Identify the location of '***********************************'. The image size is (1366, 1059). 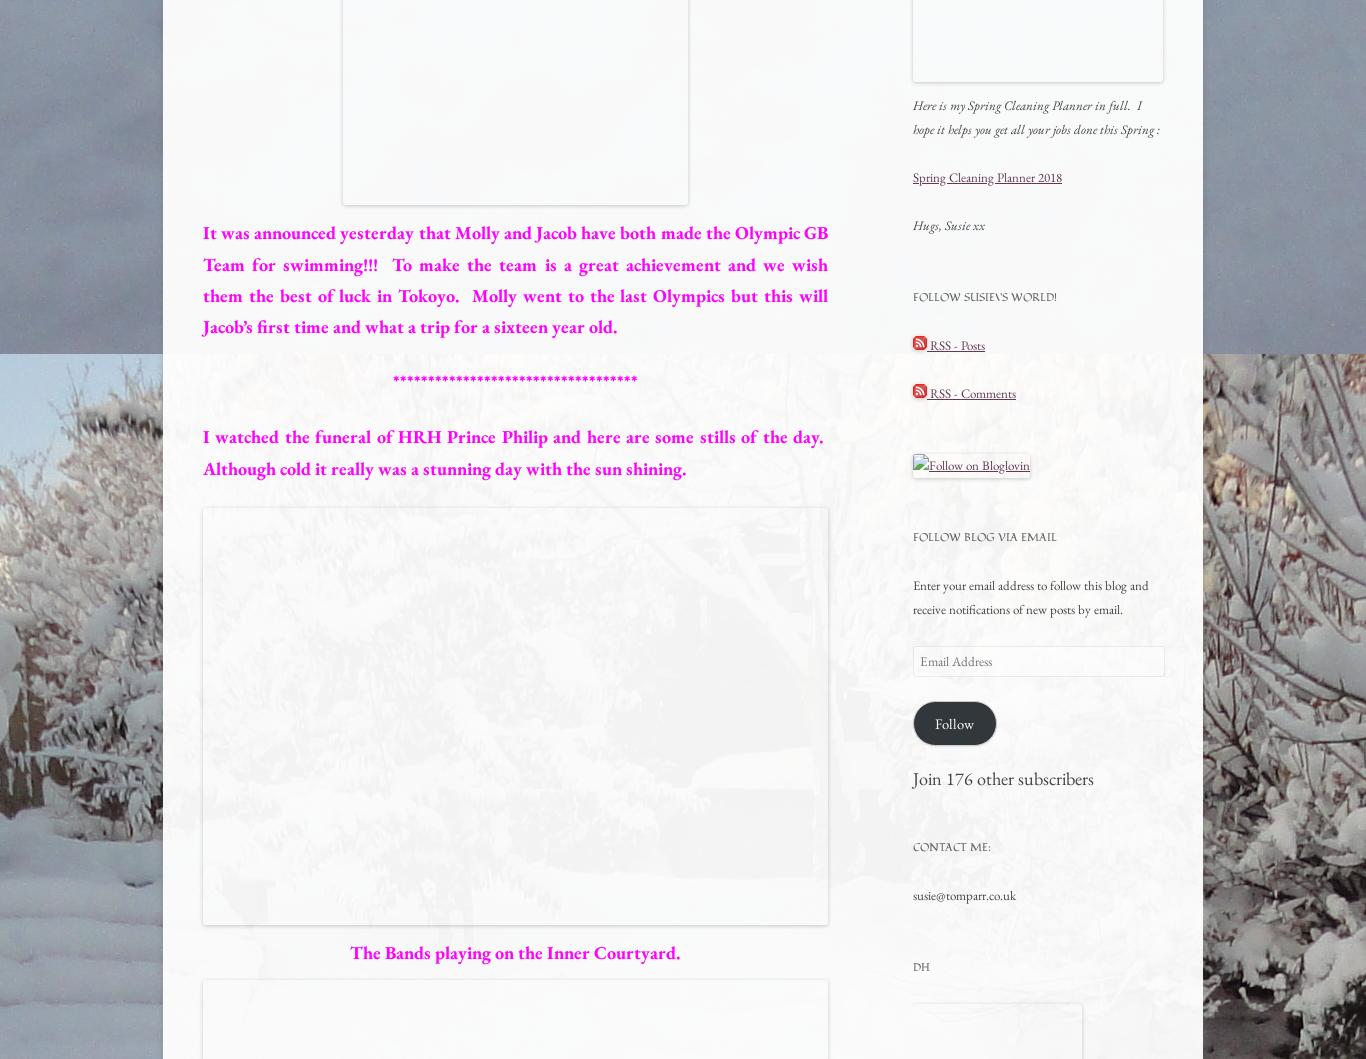
(391, 380).